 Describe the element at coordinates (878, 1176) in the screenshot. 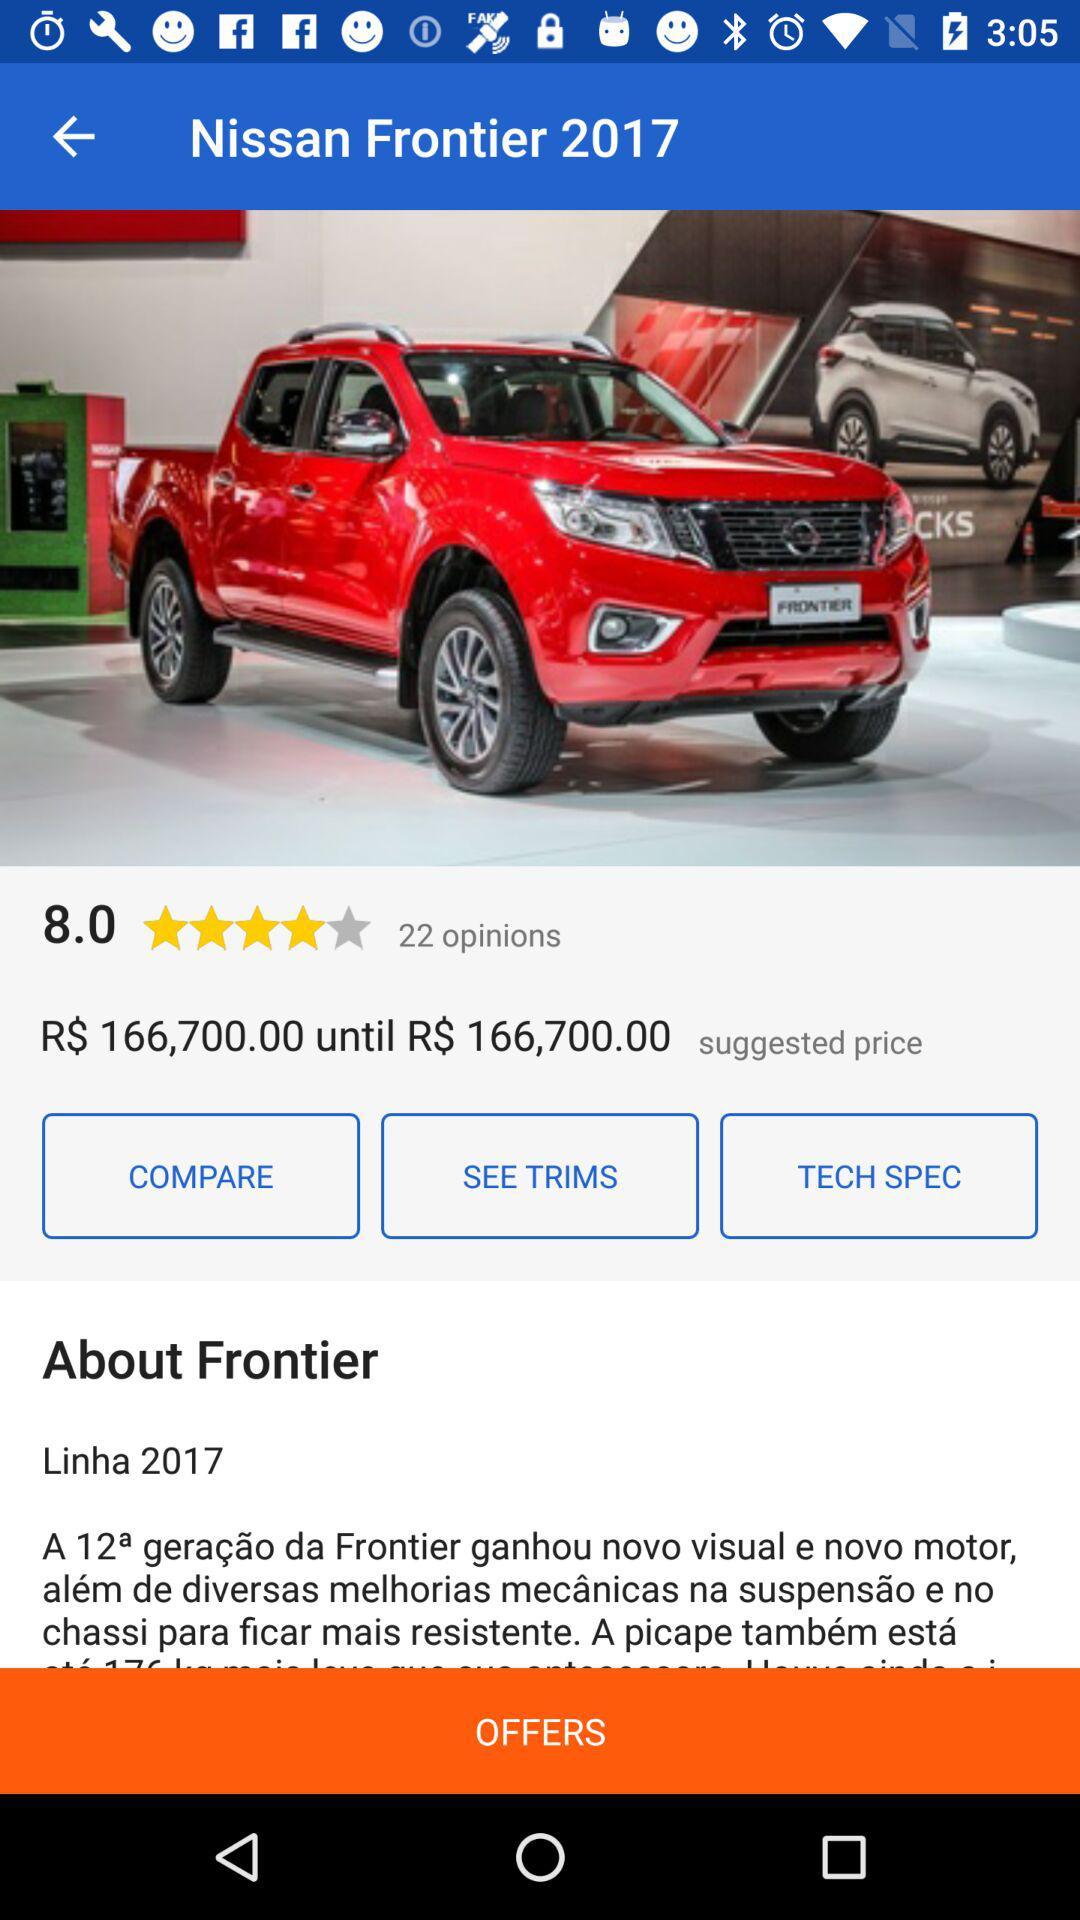

I see `item above the linha 2017 a item` at that location.